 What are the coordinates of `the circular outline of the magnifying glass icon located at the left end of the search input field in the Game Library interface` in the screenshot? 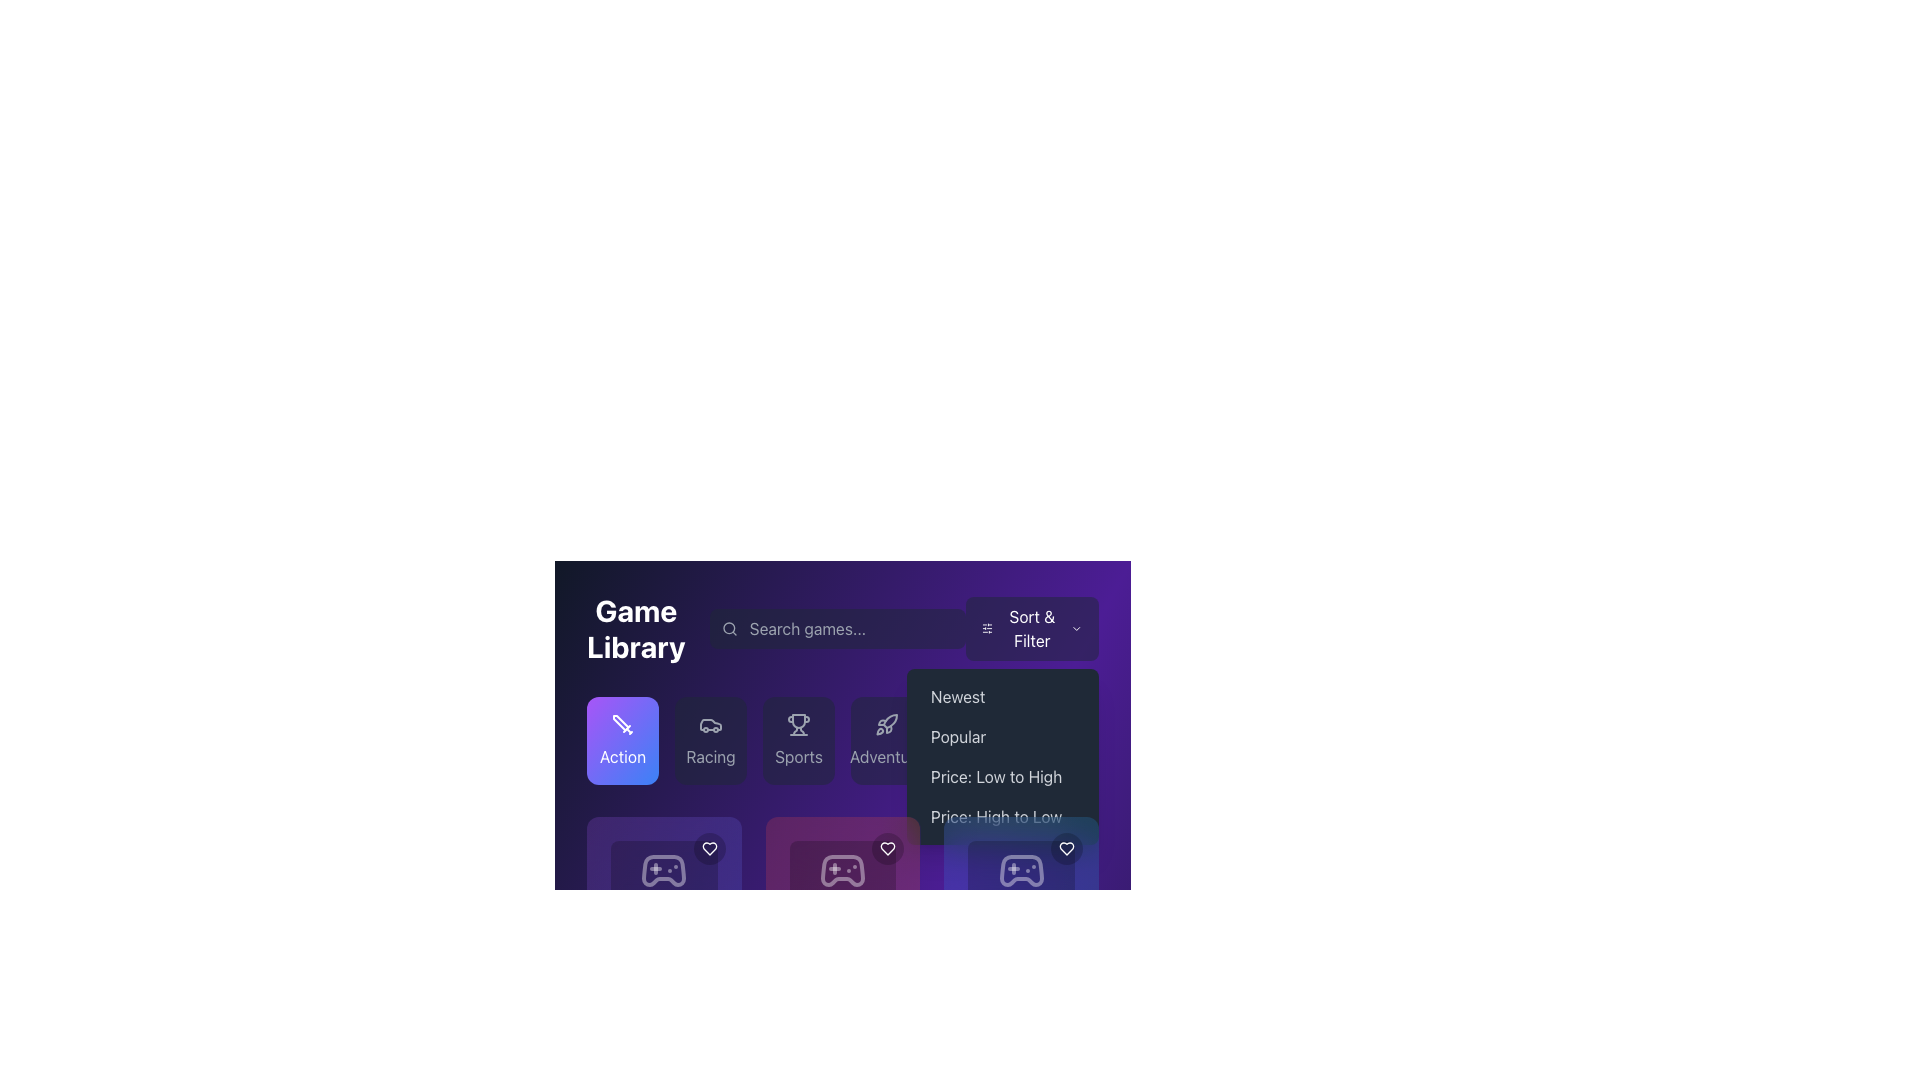 It's located at (728, 627).